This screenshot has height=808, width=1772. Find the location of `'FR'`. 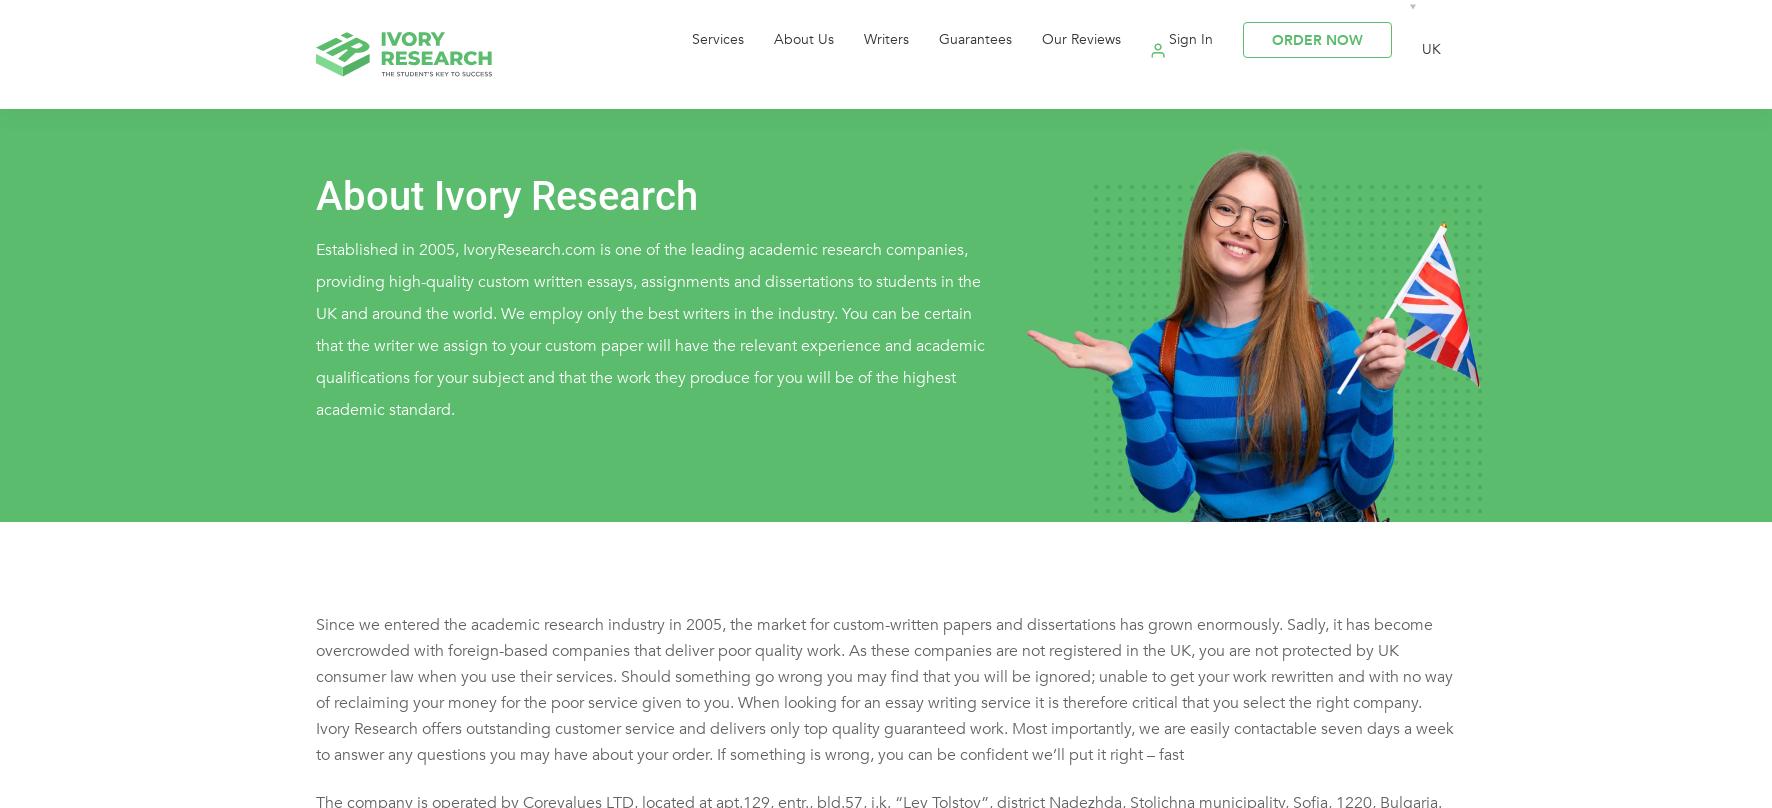

'FR' is located at coordinates (1507, 204).